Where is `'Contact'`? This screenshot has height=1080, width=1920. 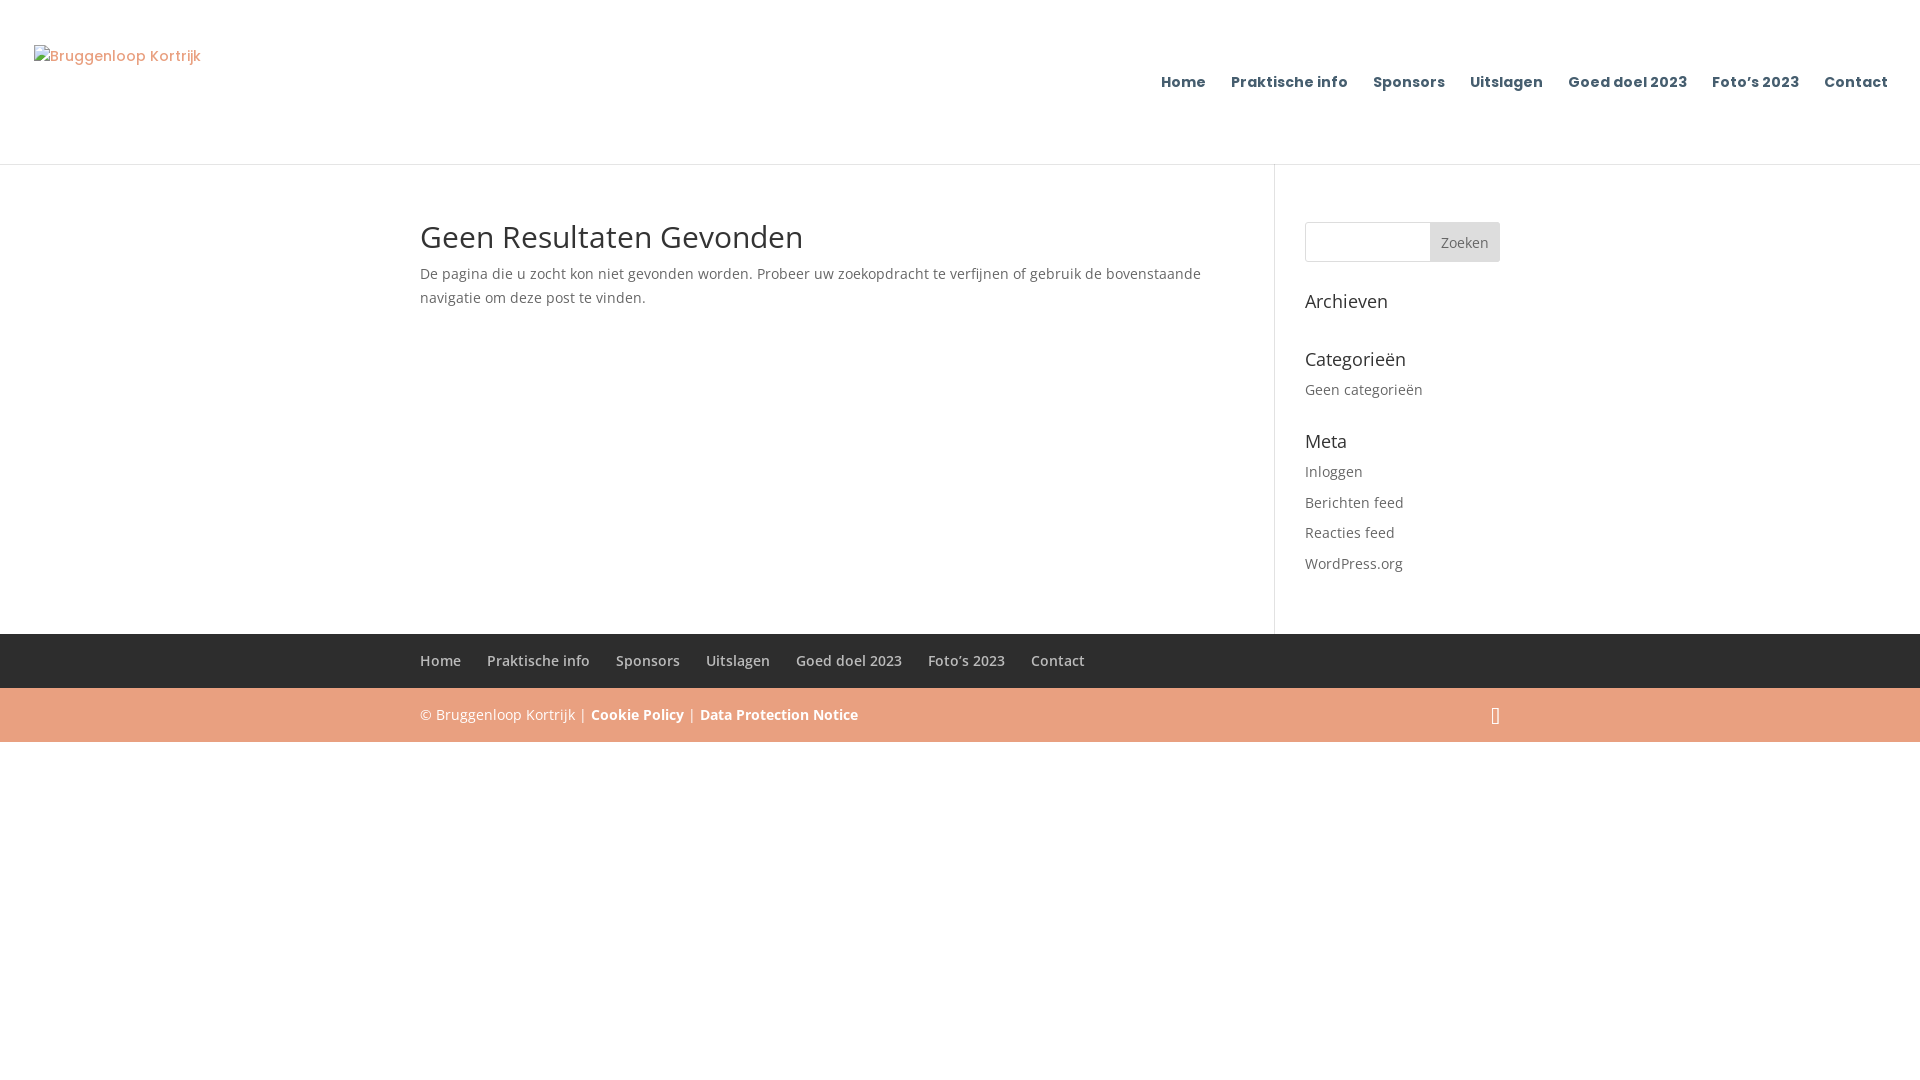 'Contact' is located at coordinates (1855, 119).